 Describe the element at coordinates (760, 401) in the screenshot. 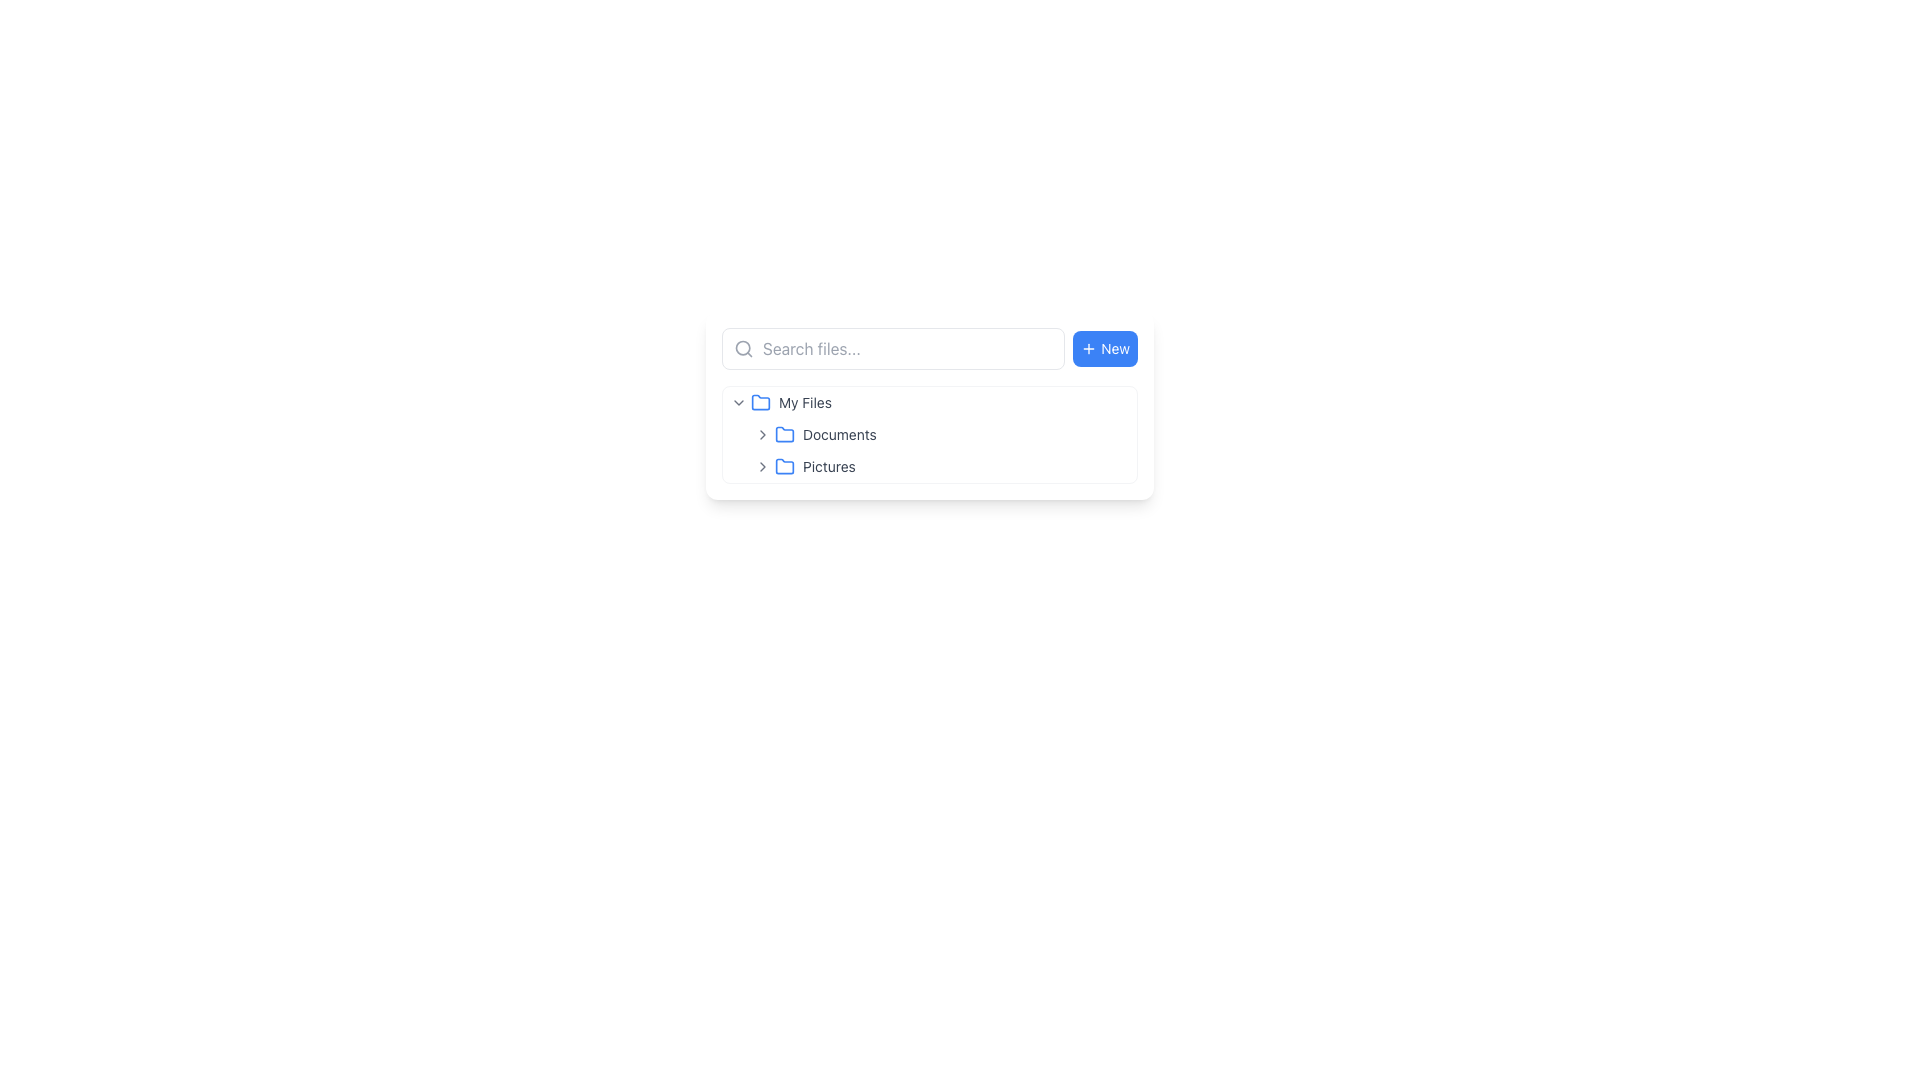

I see `the folder icon, which is a rounded SVG vector graphic located to the left of the 'My Files' label in the top section of the file hierarchy` at that location.